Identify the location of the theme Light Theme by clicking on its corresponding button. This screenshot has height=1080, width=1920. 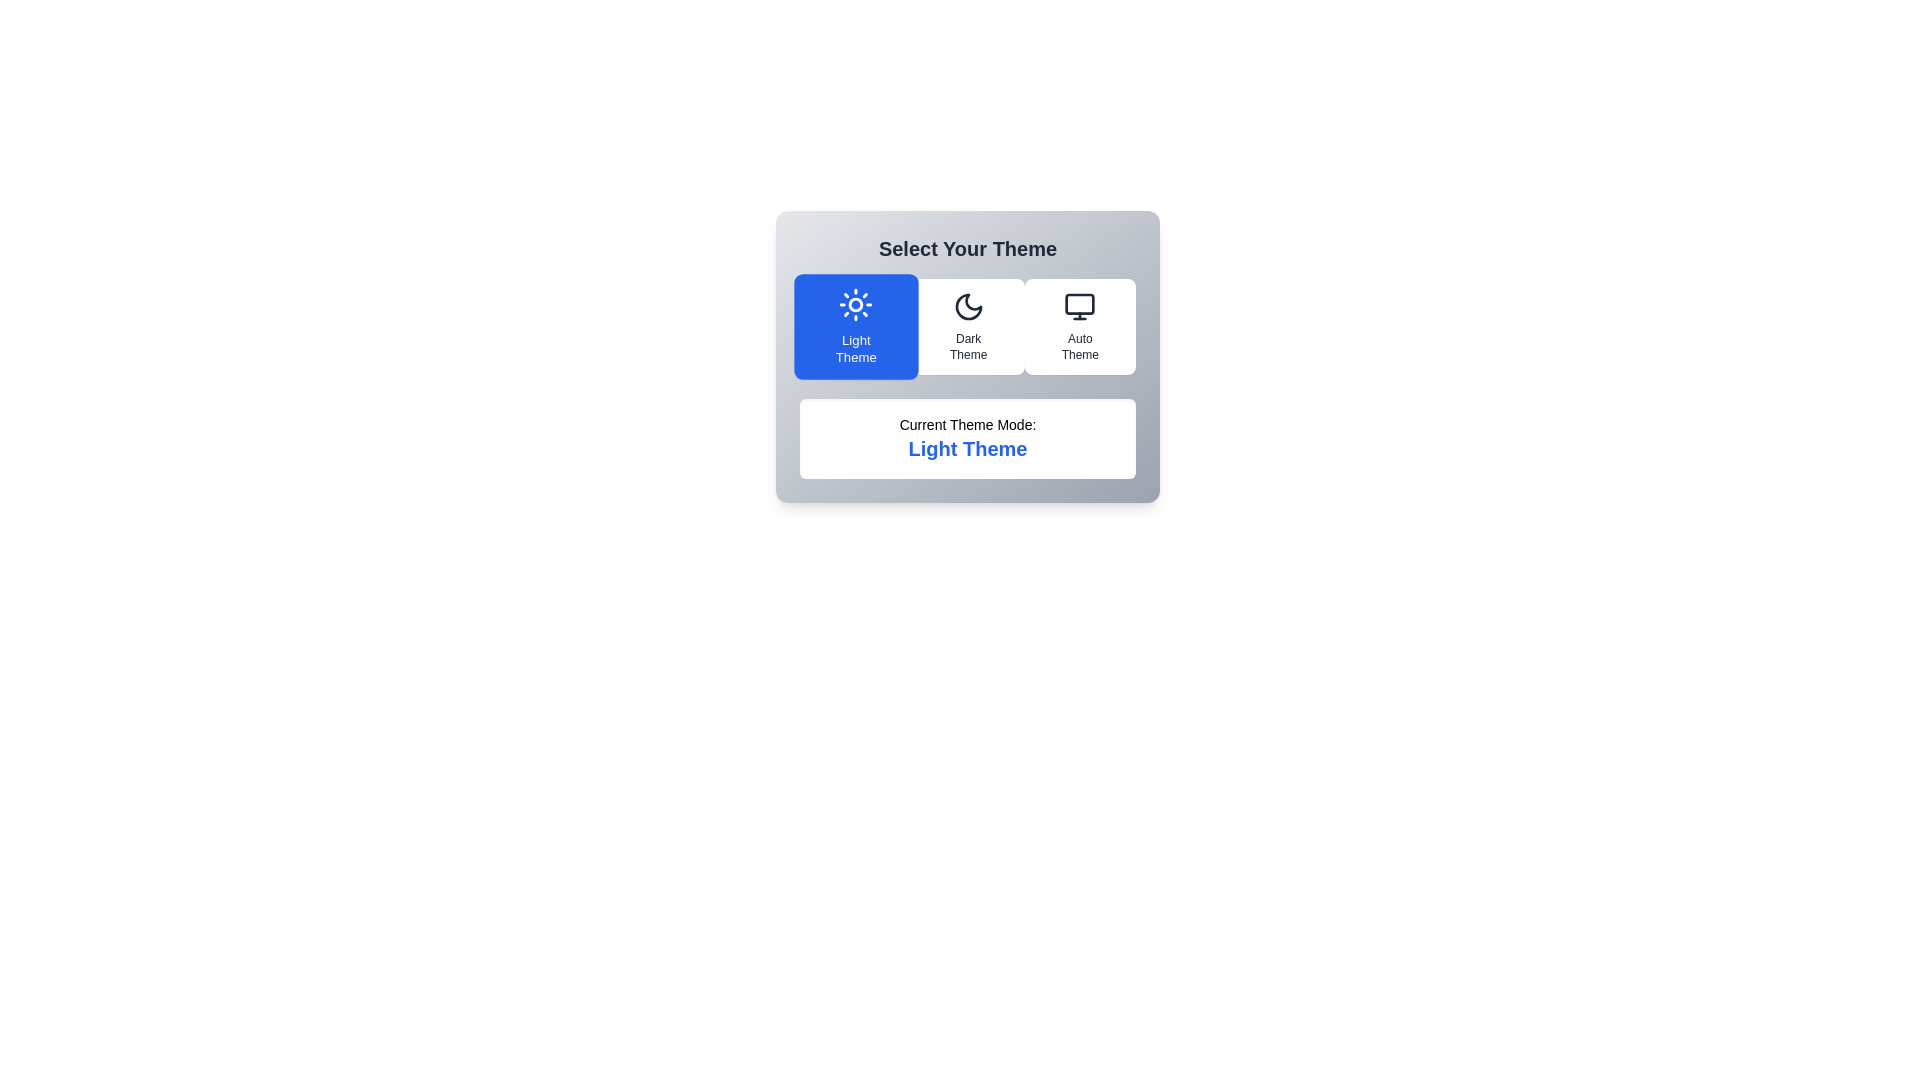
(855, 326).